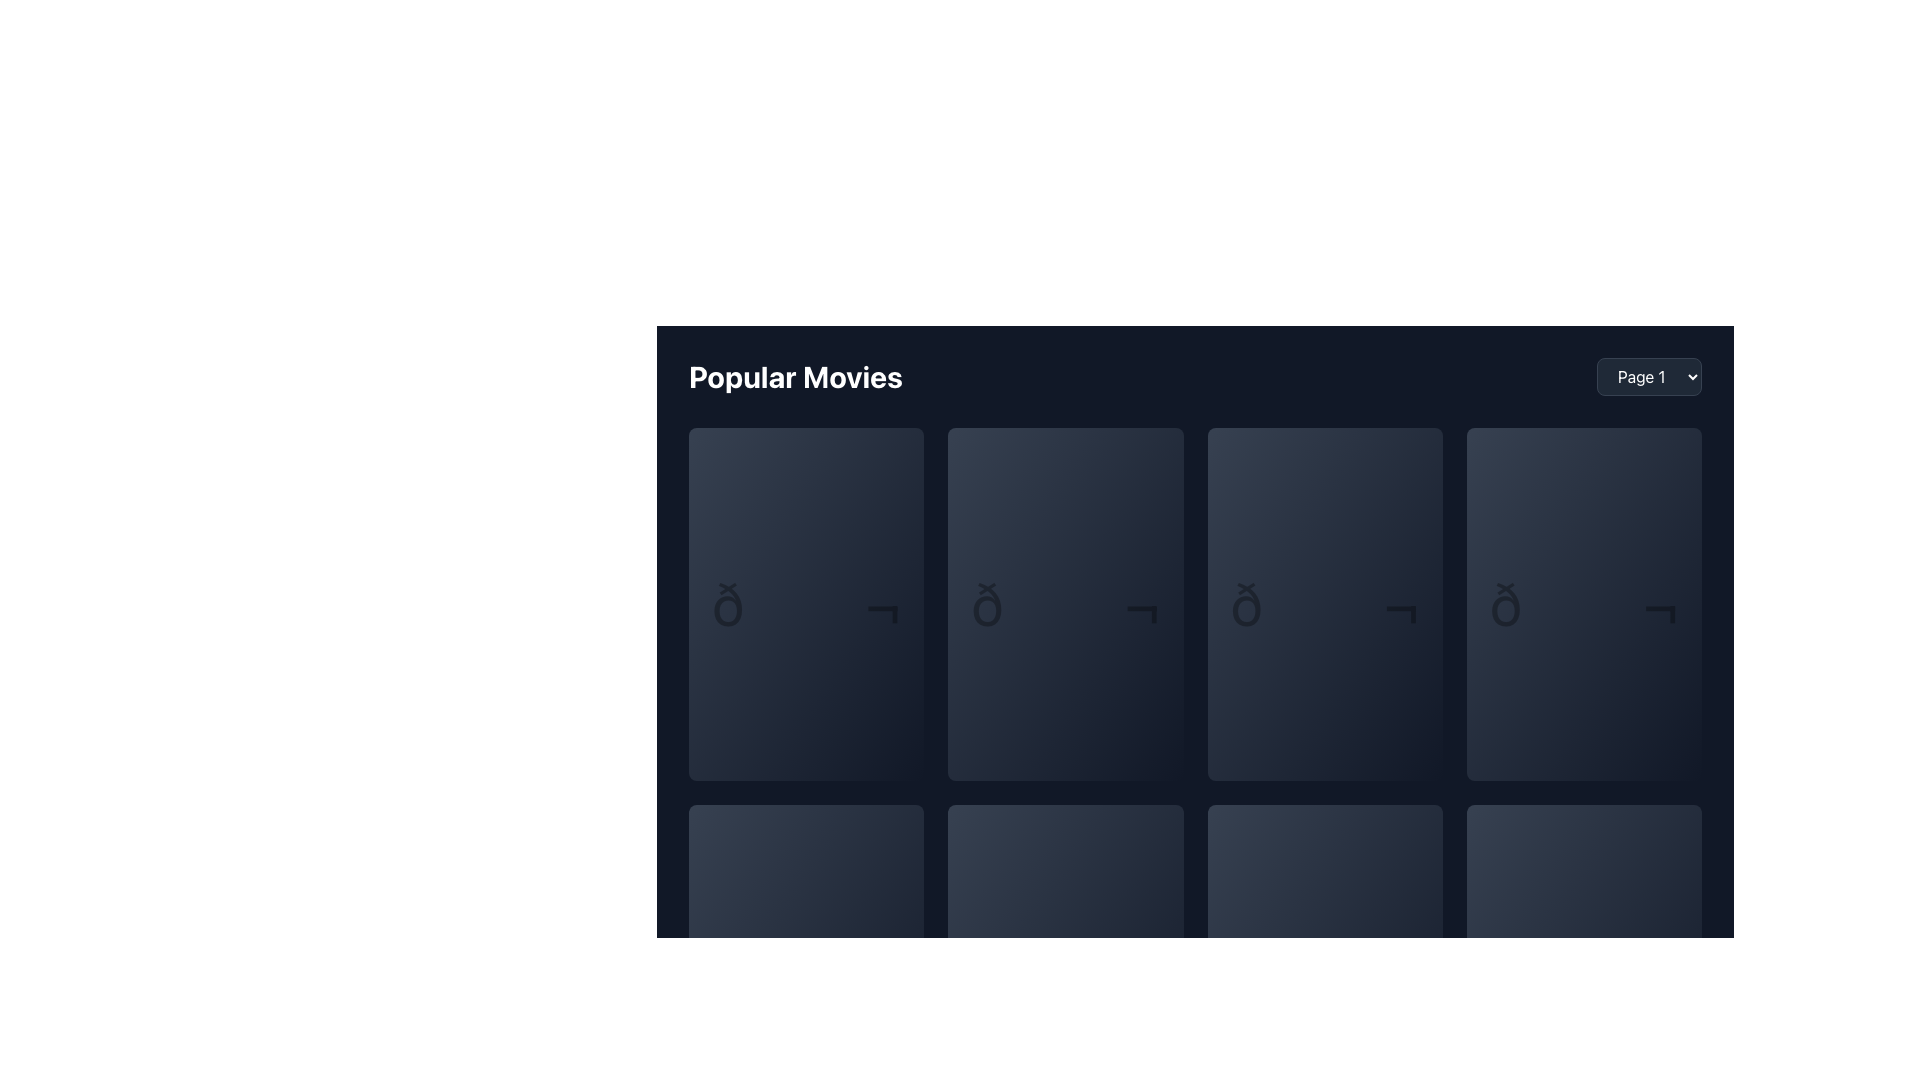 This screenshot has height=1080, width=1920. I want to click on the dropdown menu located on the rightmost side of the header bar titled 'Popular Movies', so click(1649, 377).